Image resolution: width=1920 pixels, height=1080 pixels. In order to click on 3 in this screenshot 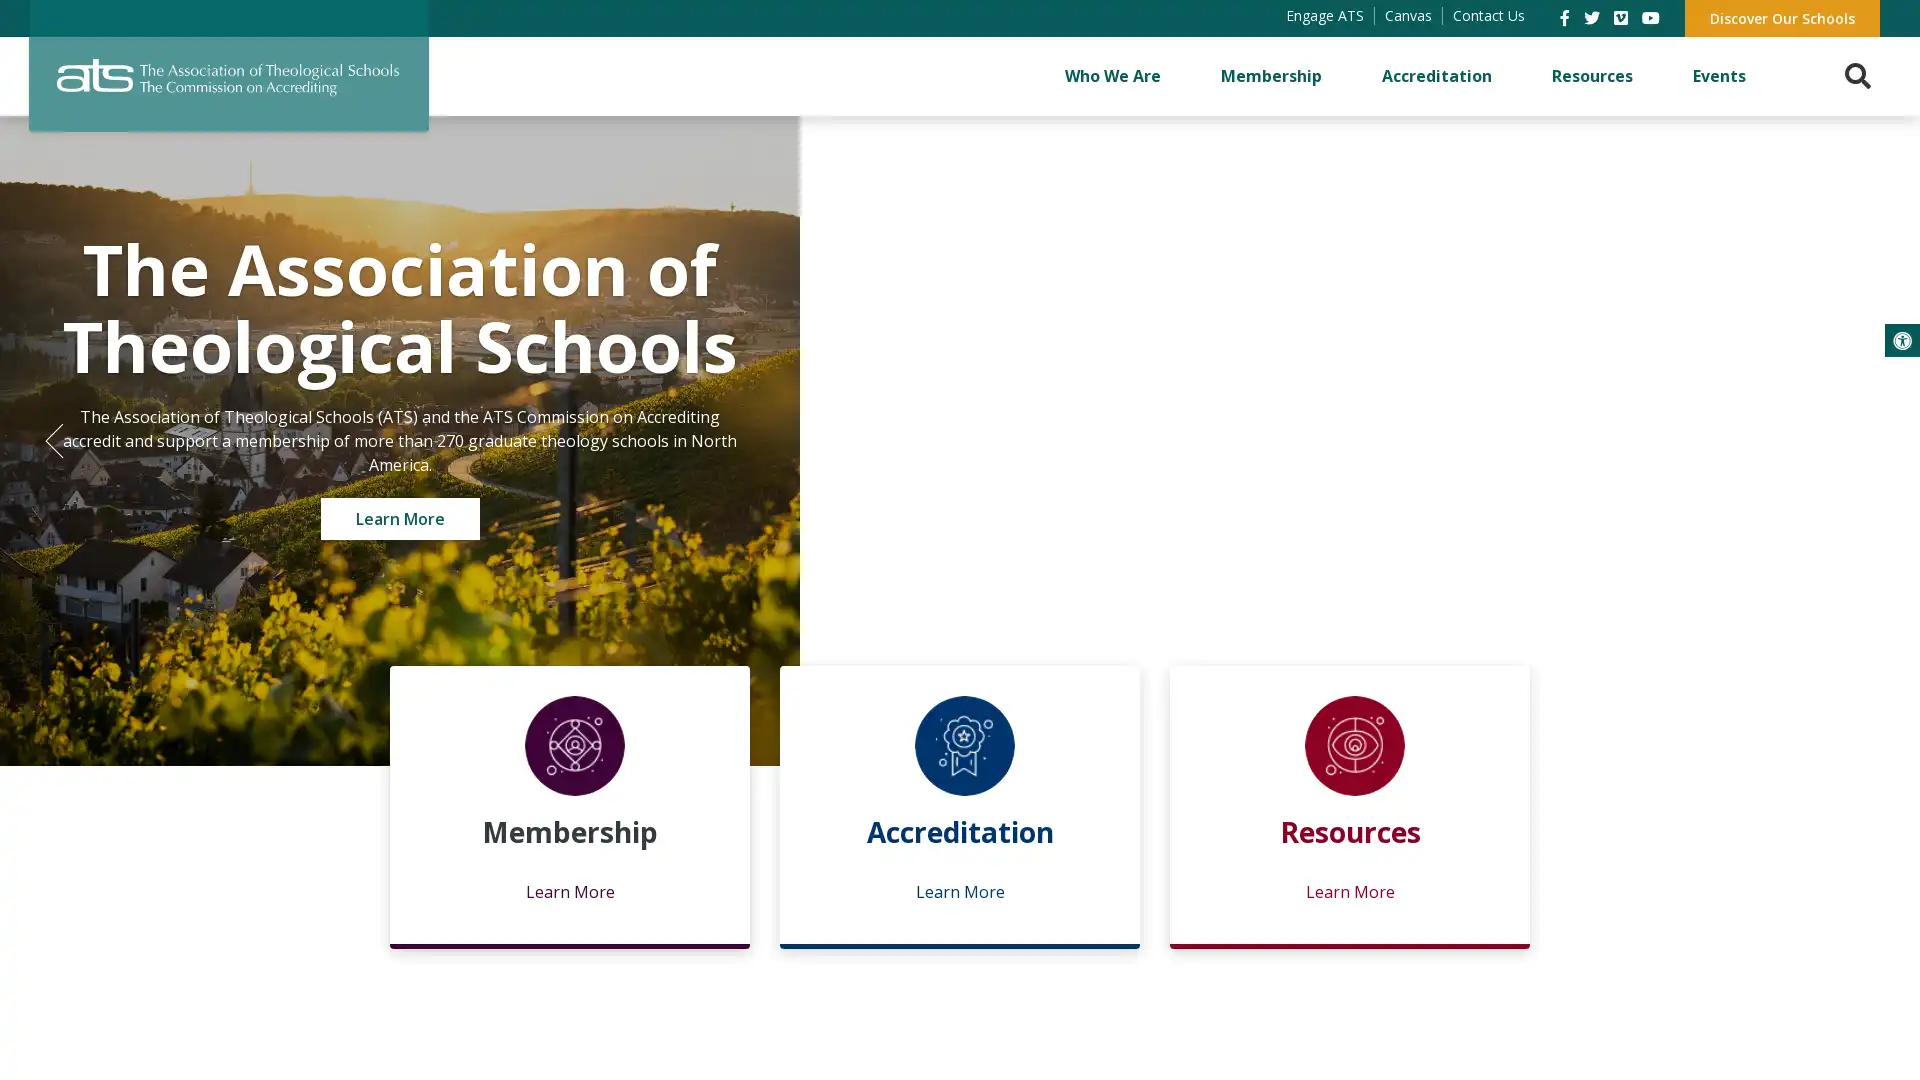, I will do `click(989, 686)`.